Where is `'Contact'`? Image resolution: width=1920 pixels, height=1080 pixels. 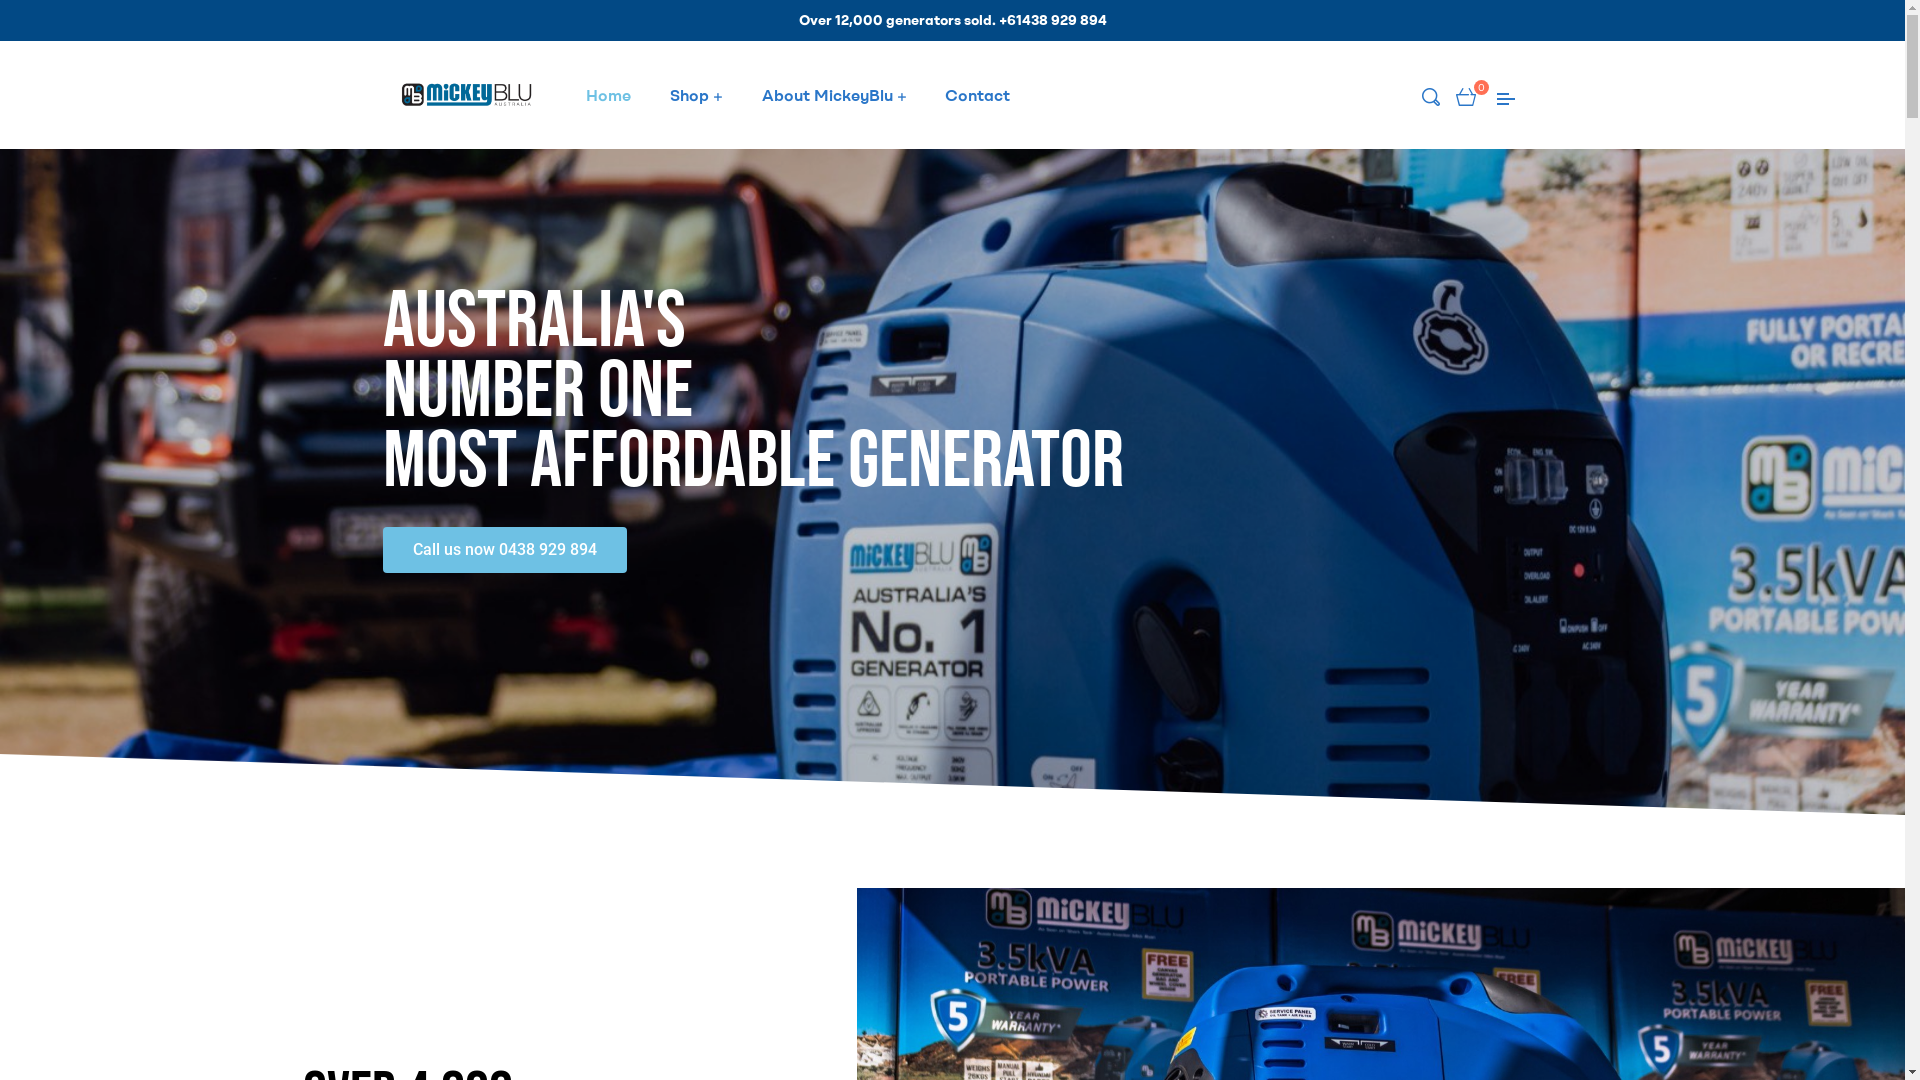 'Contact' is located at coordinates (977, 95).